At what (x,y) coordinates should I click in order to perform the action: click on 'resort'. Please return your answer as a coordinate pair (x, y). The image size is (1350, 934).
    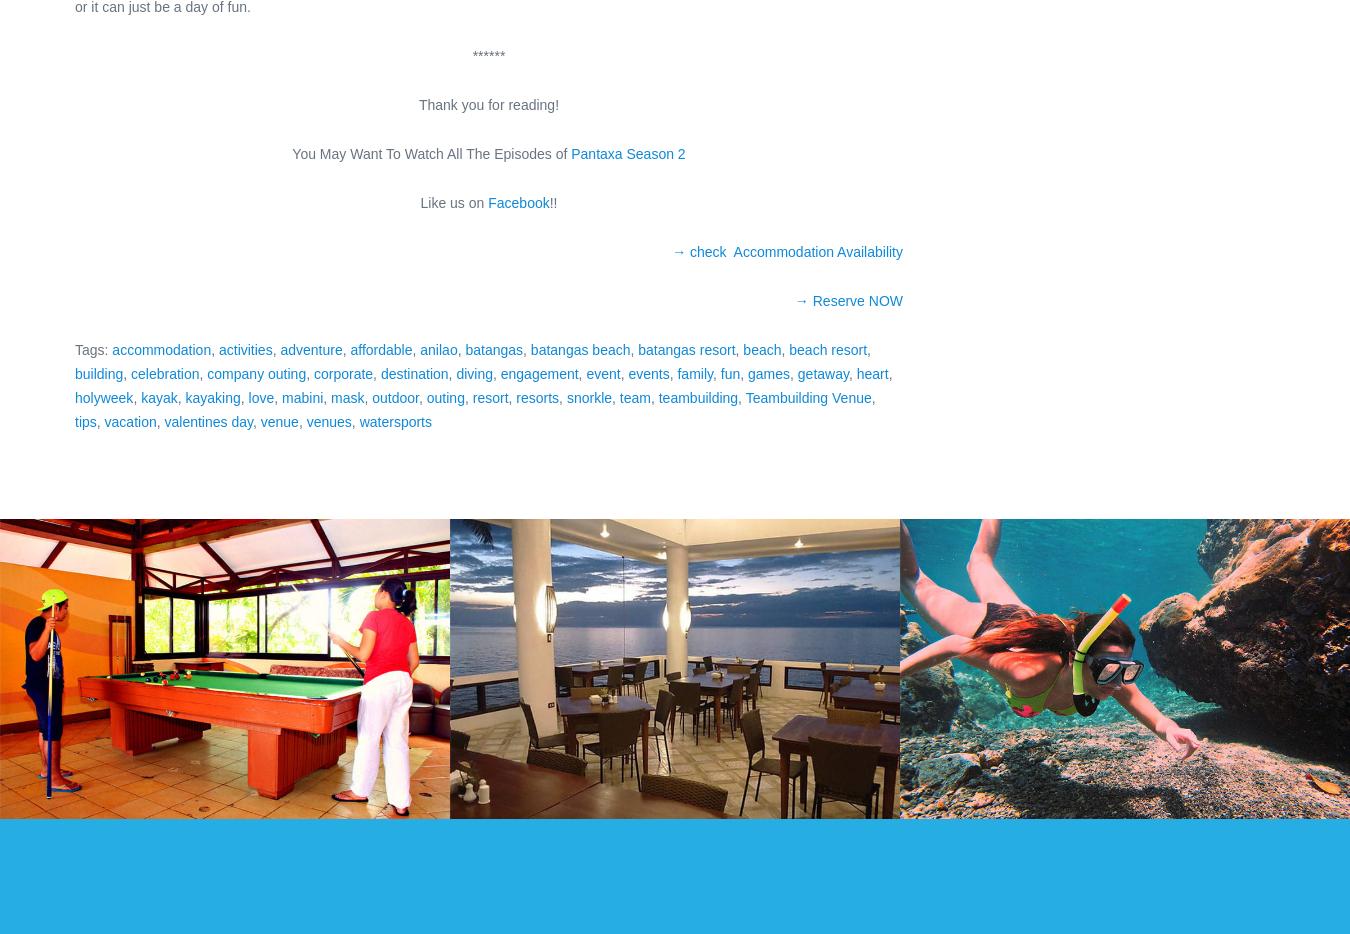
    Looking at the image, I should click on (470, 396).